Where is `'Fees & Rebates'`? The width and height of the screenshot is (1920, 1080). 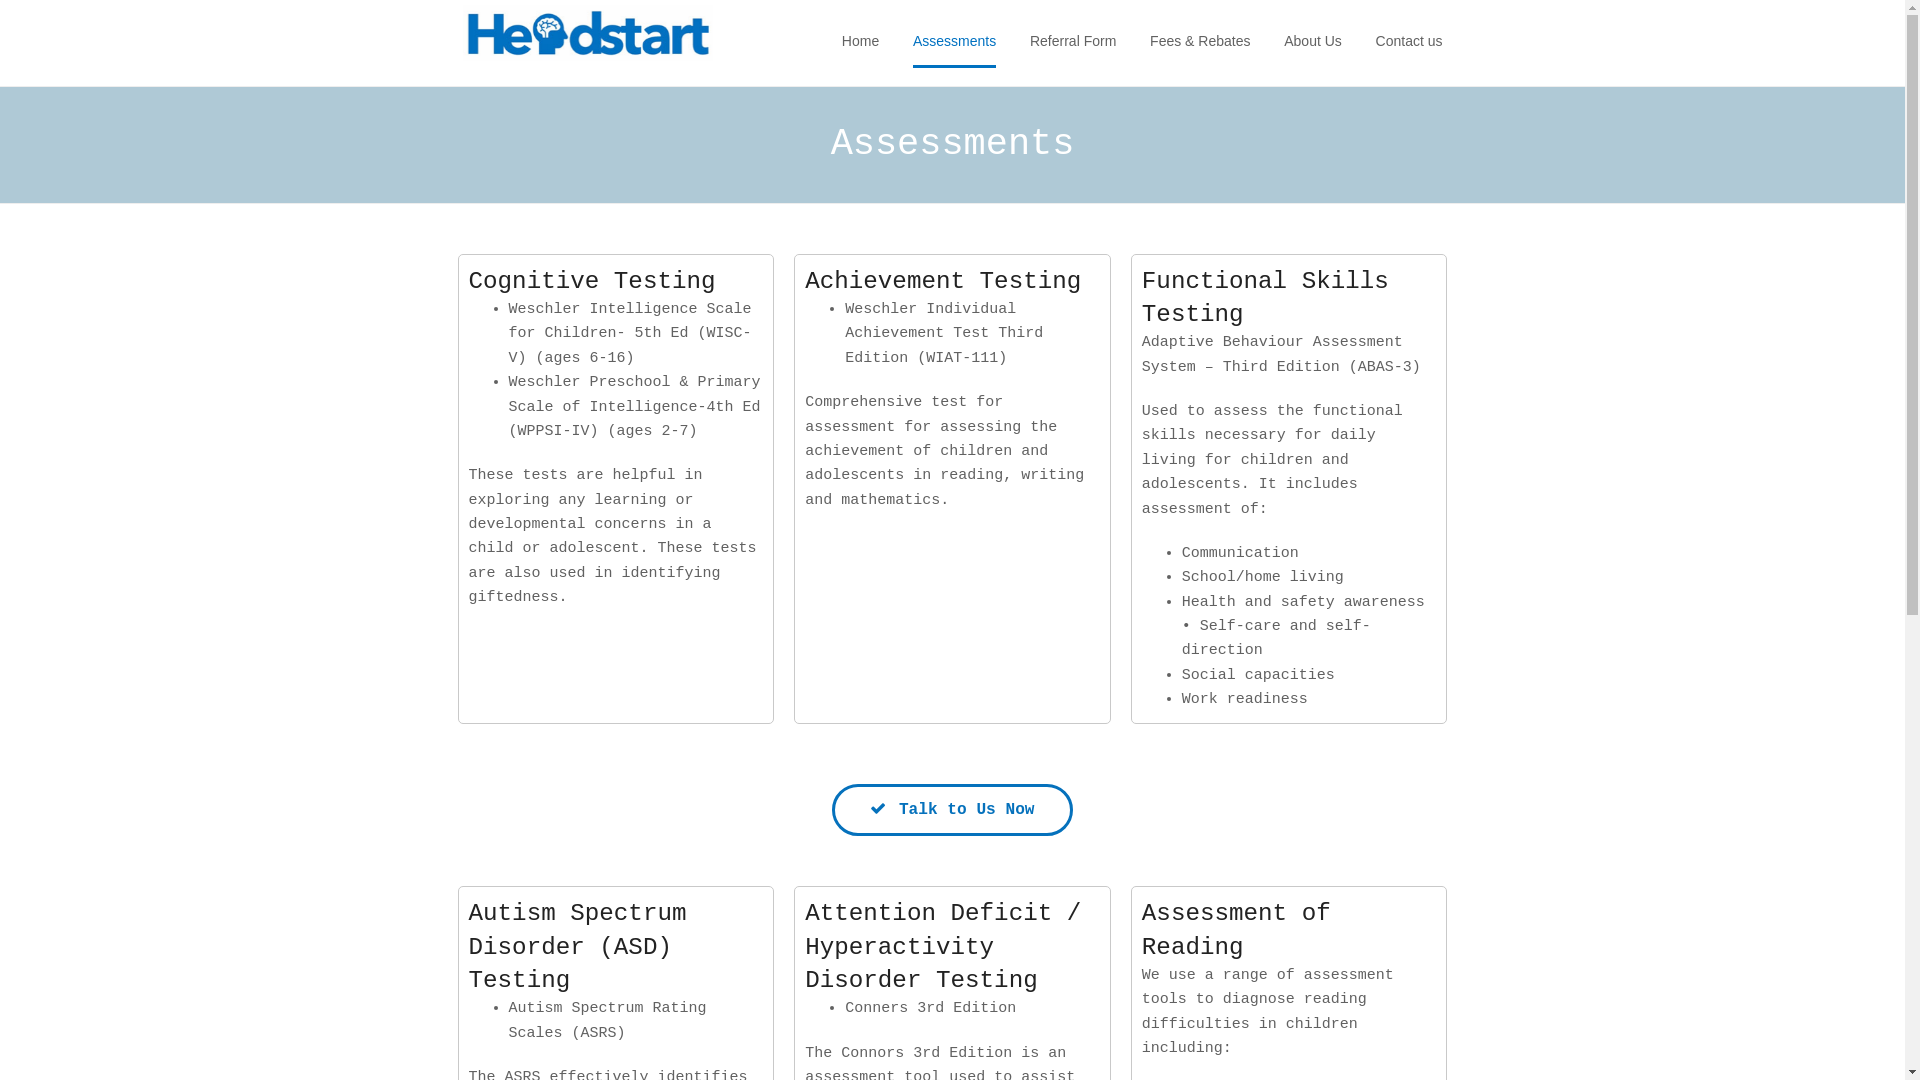 'Fees & Rebates' is located at coordinates (1200, 42).